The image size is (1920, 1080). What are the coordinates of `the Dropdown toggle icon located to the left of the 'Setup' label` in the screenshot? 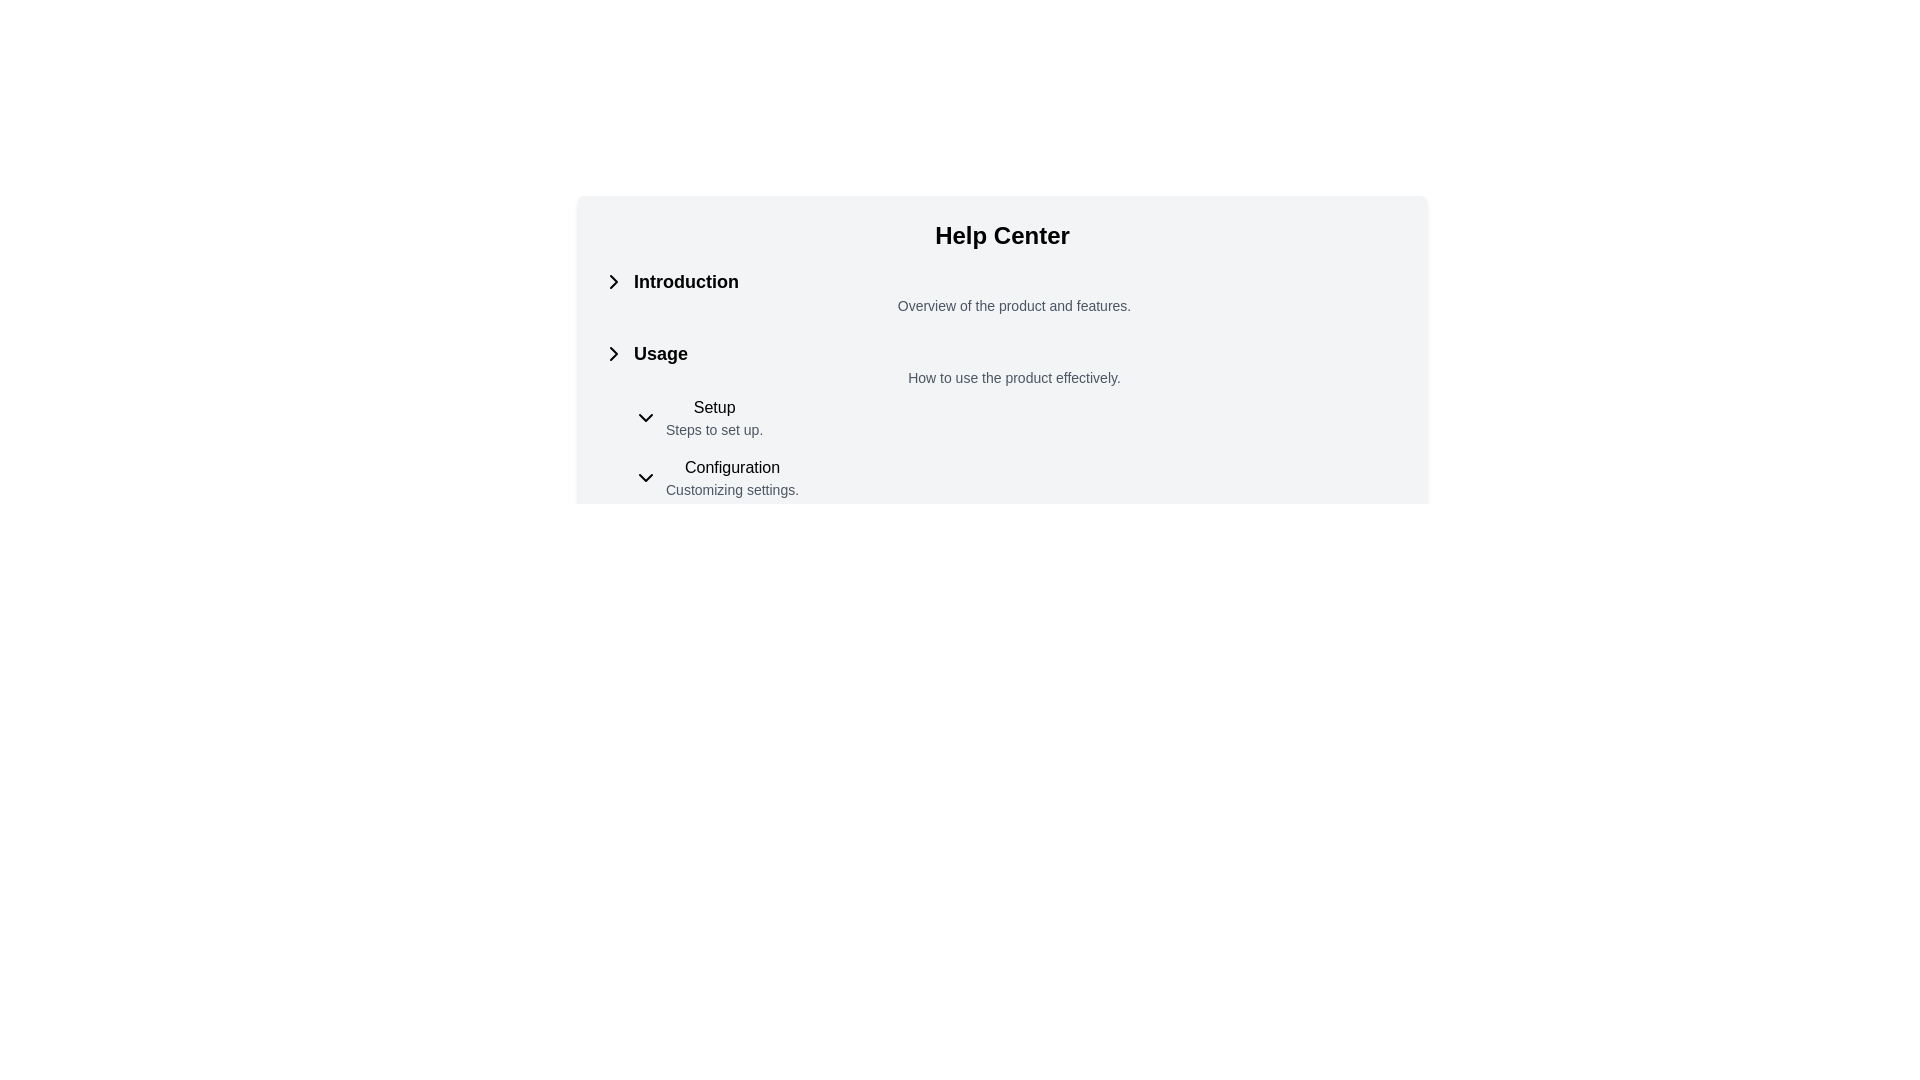 It's located at (646, 416).